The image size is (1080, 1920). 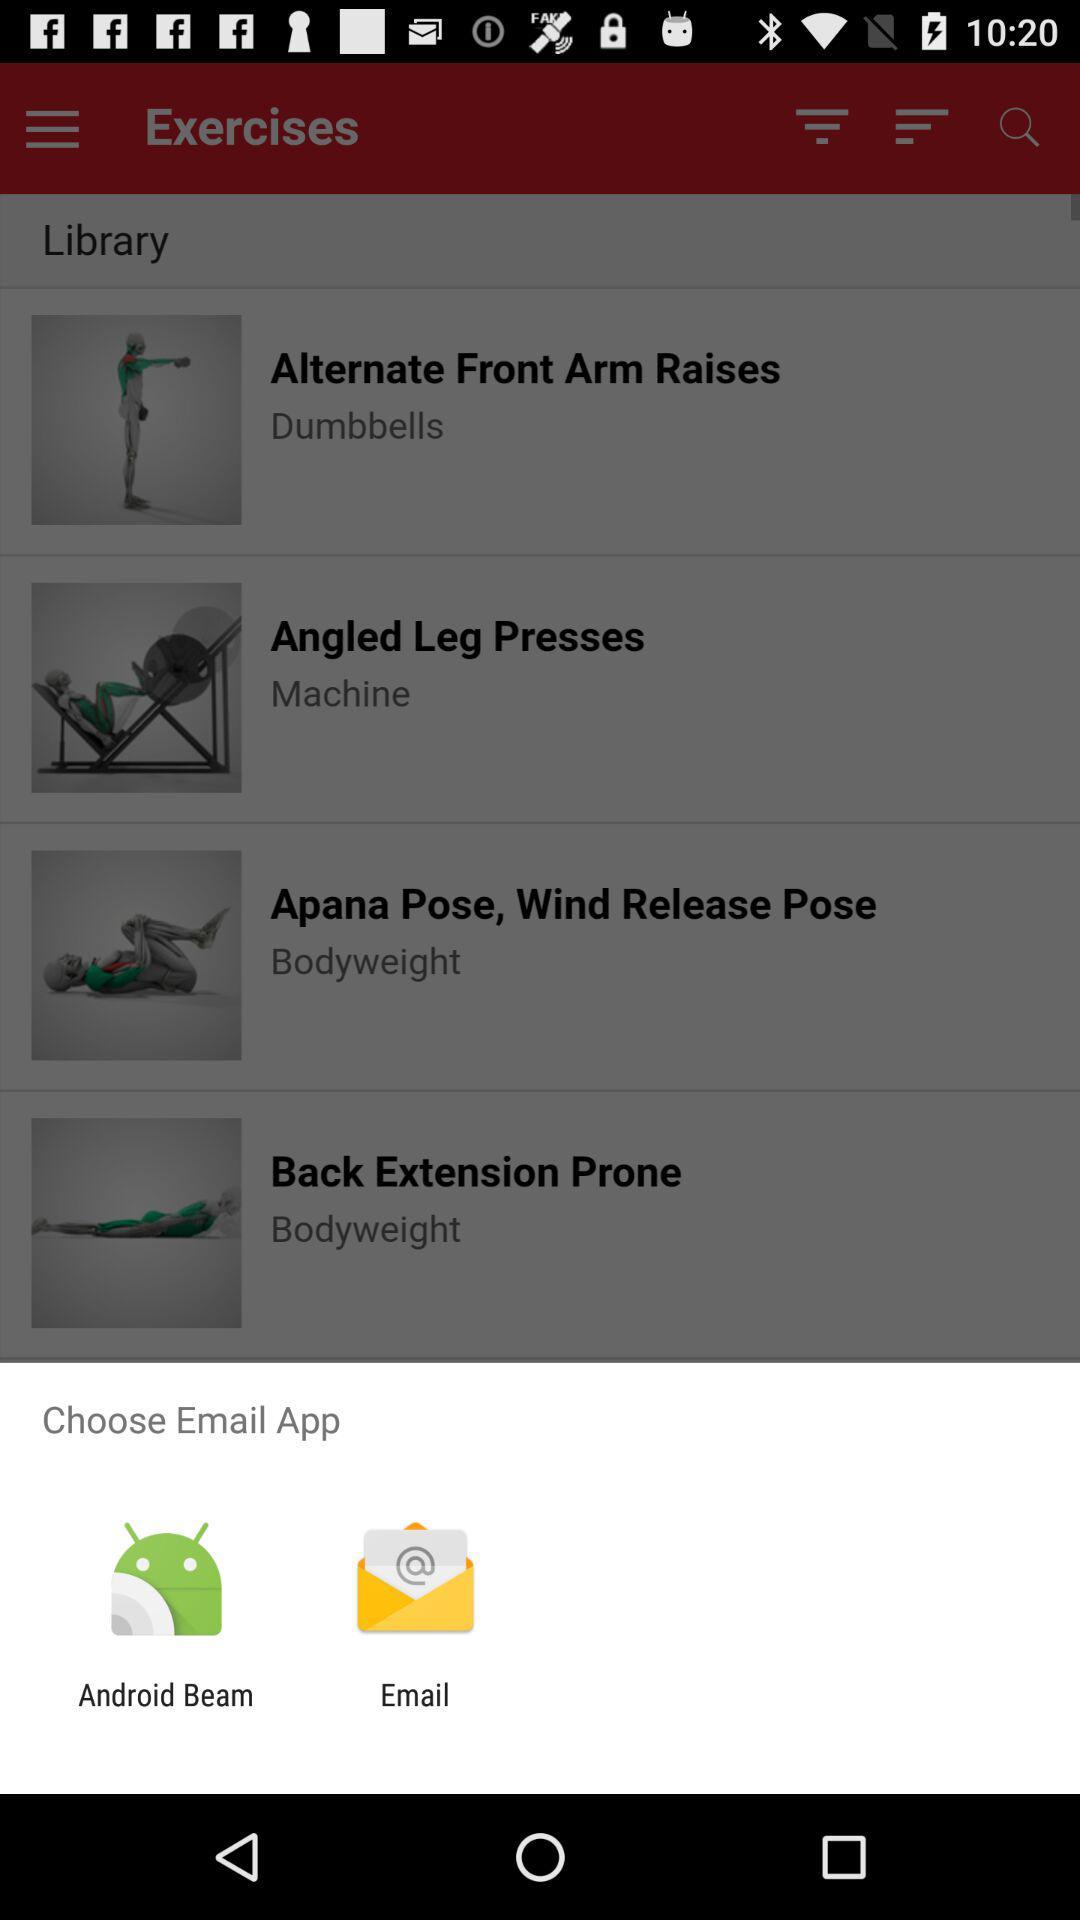 What do you see at coordinates (165, 1711) in the screenshot?
I see `android beam icon` at bounding box center [165, 1711].